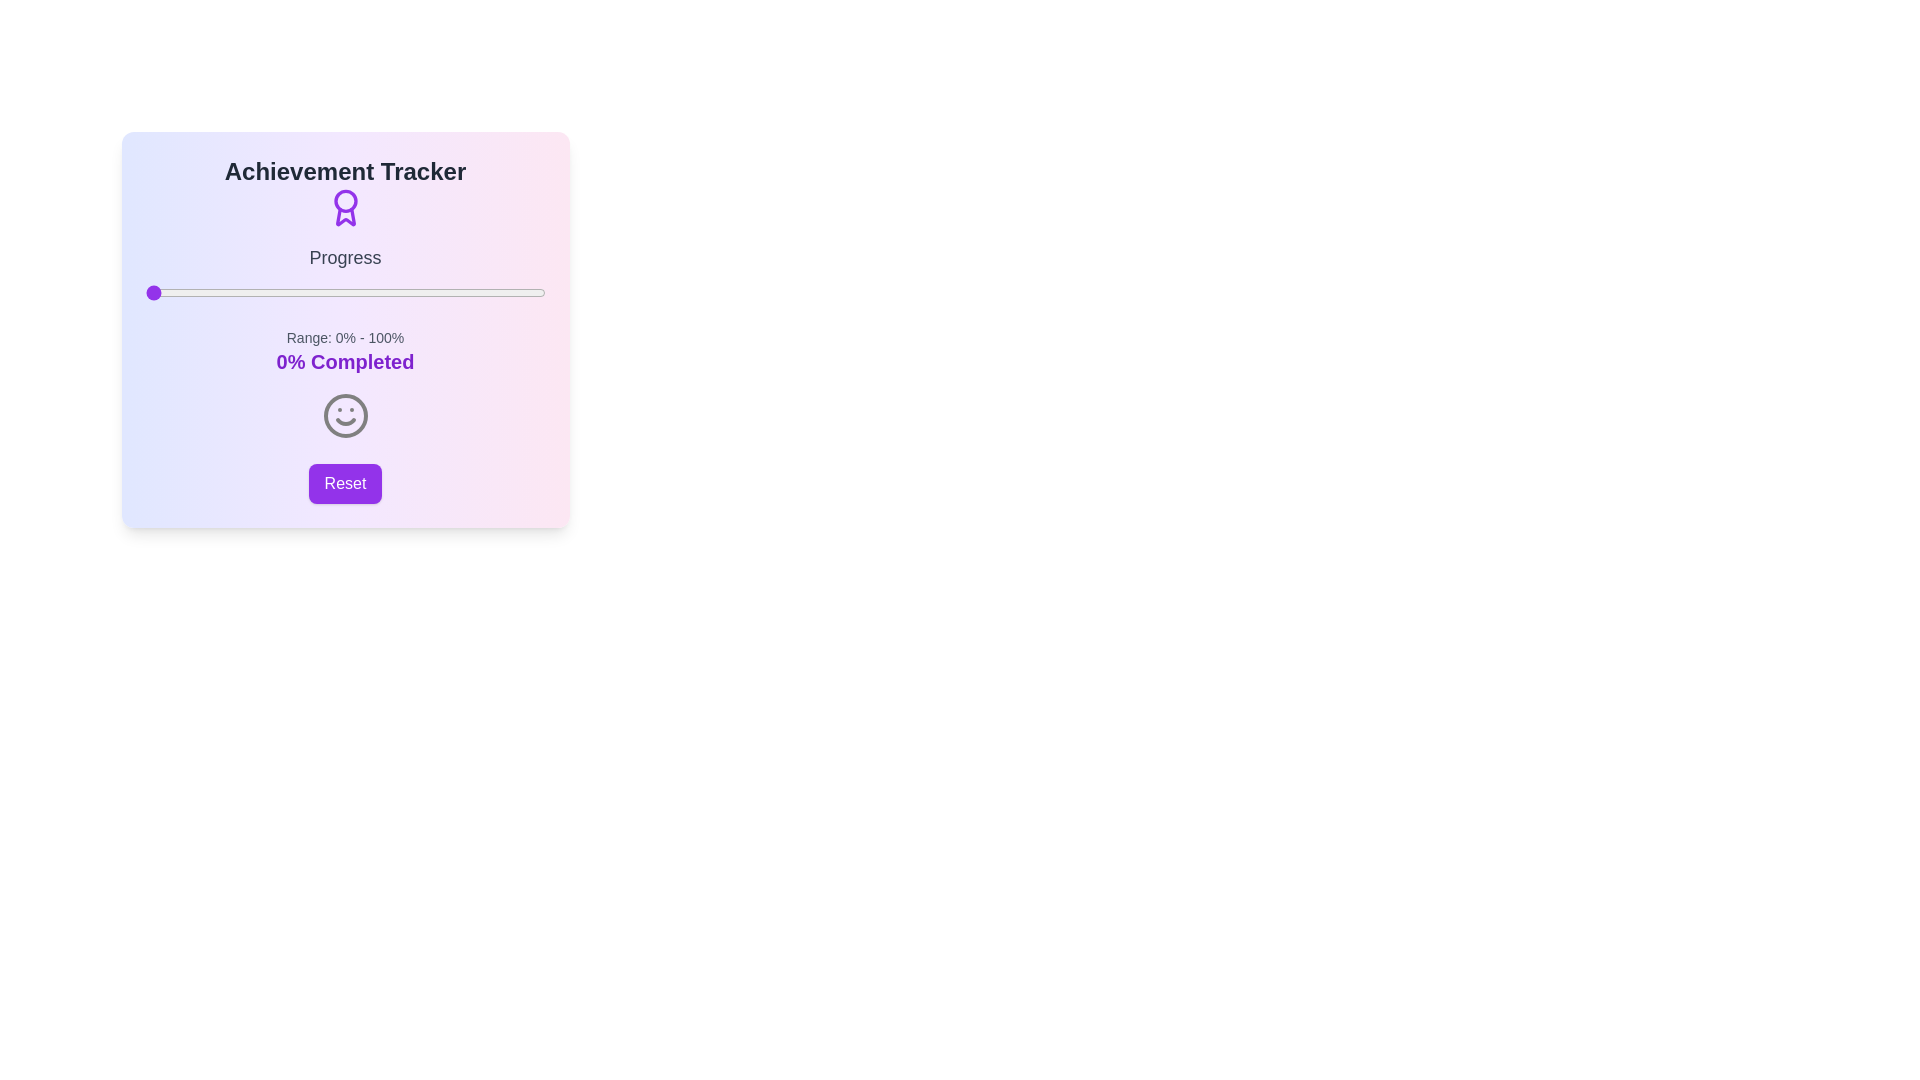  Describe the element at coordinates (156, 293) in the screenshot. I see `the progress slider to 3%` at that location.